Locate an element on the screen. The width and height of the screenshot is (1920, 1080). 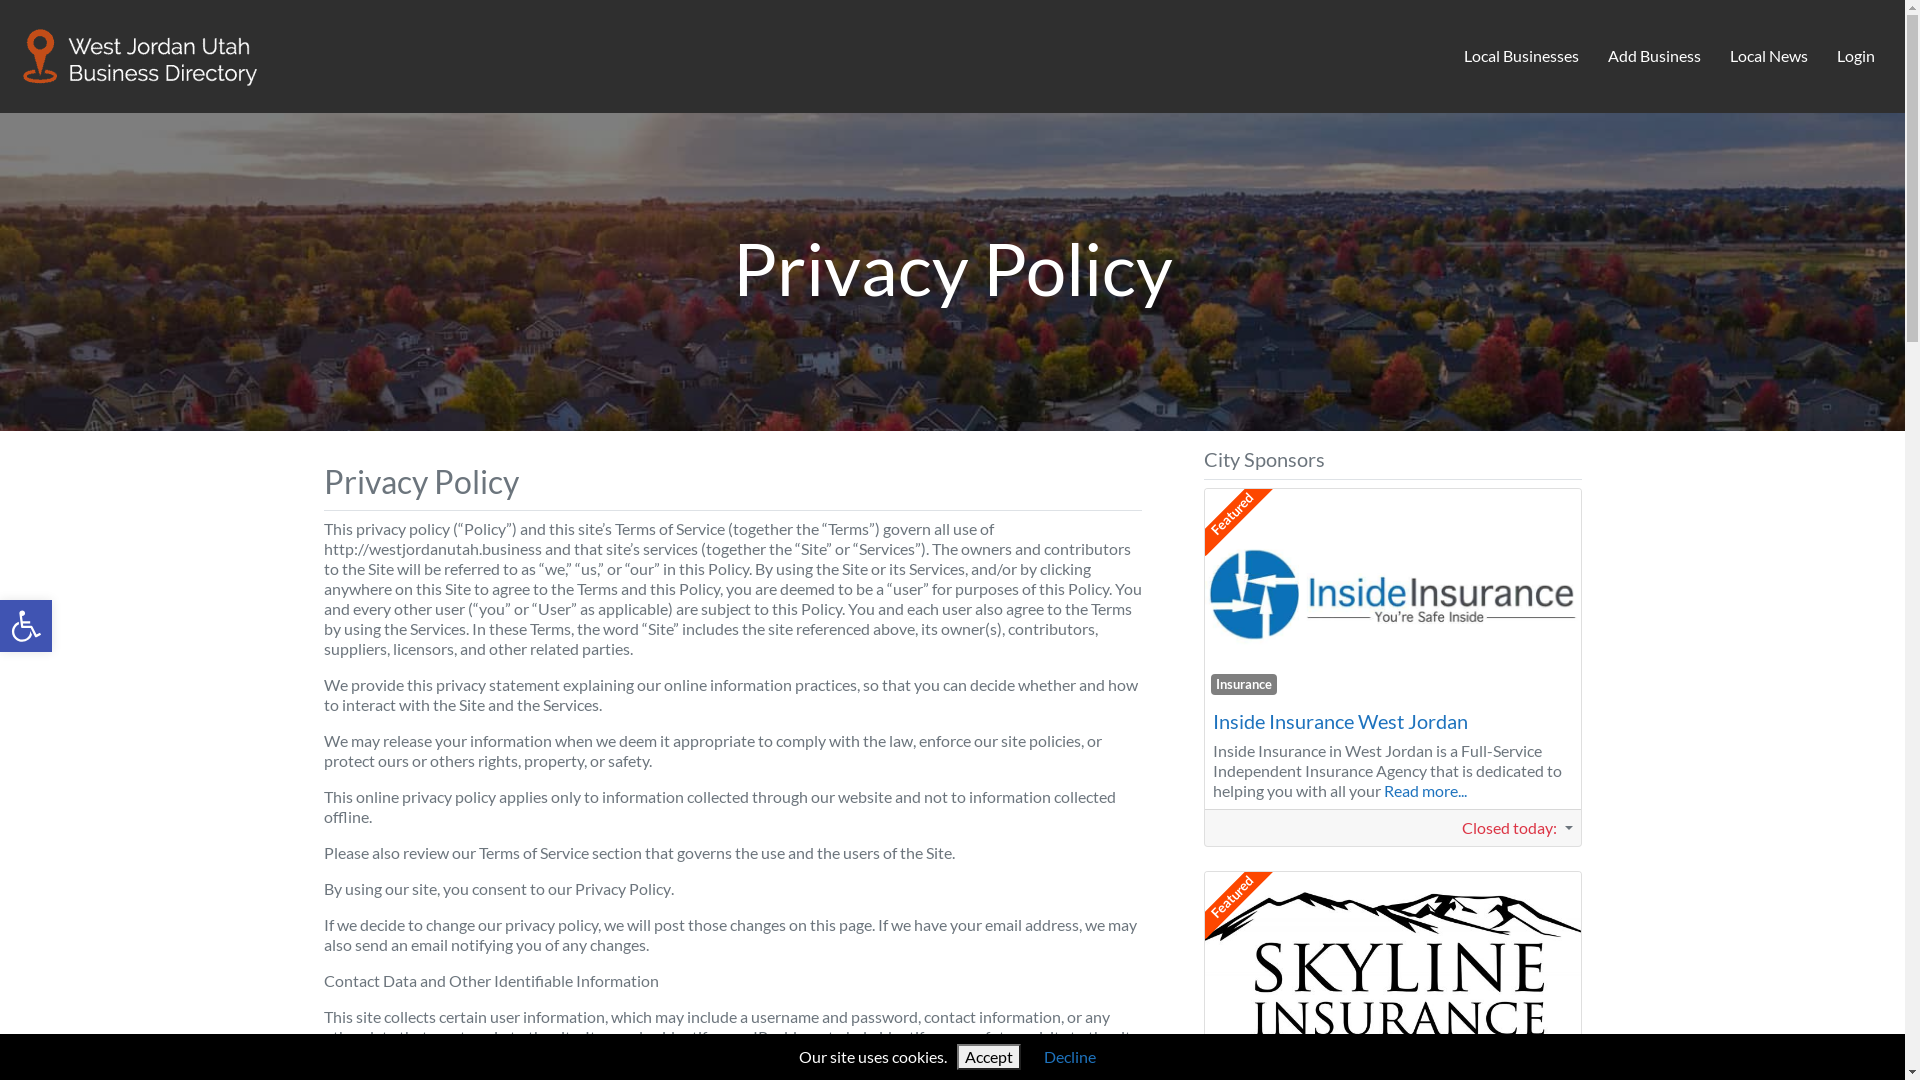
'Featured' is located at coordinates (1238, 863).